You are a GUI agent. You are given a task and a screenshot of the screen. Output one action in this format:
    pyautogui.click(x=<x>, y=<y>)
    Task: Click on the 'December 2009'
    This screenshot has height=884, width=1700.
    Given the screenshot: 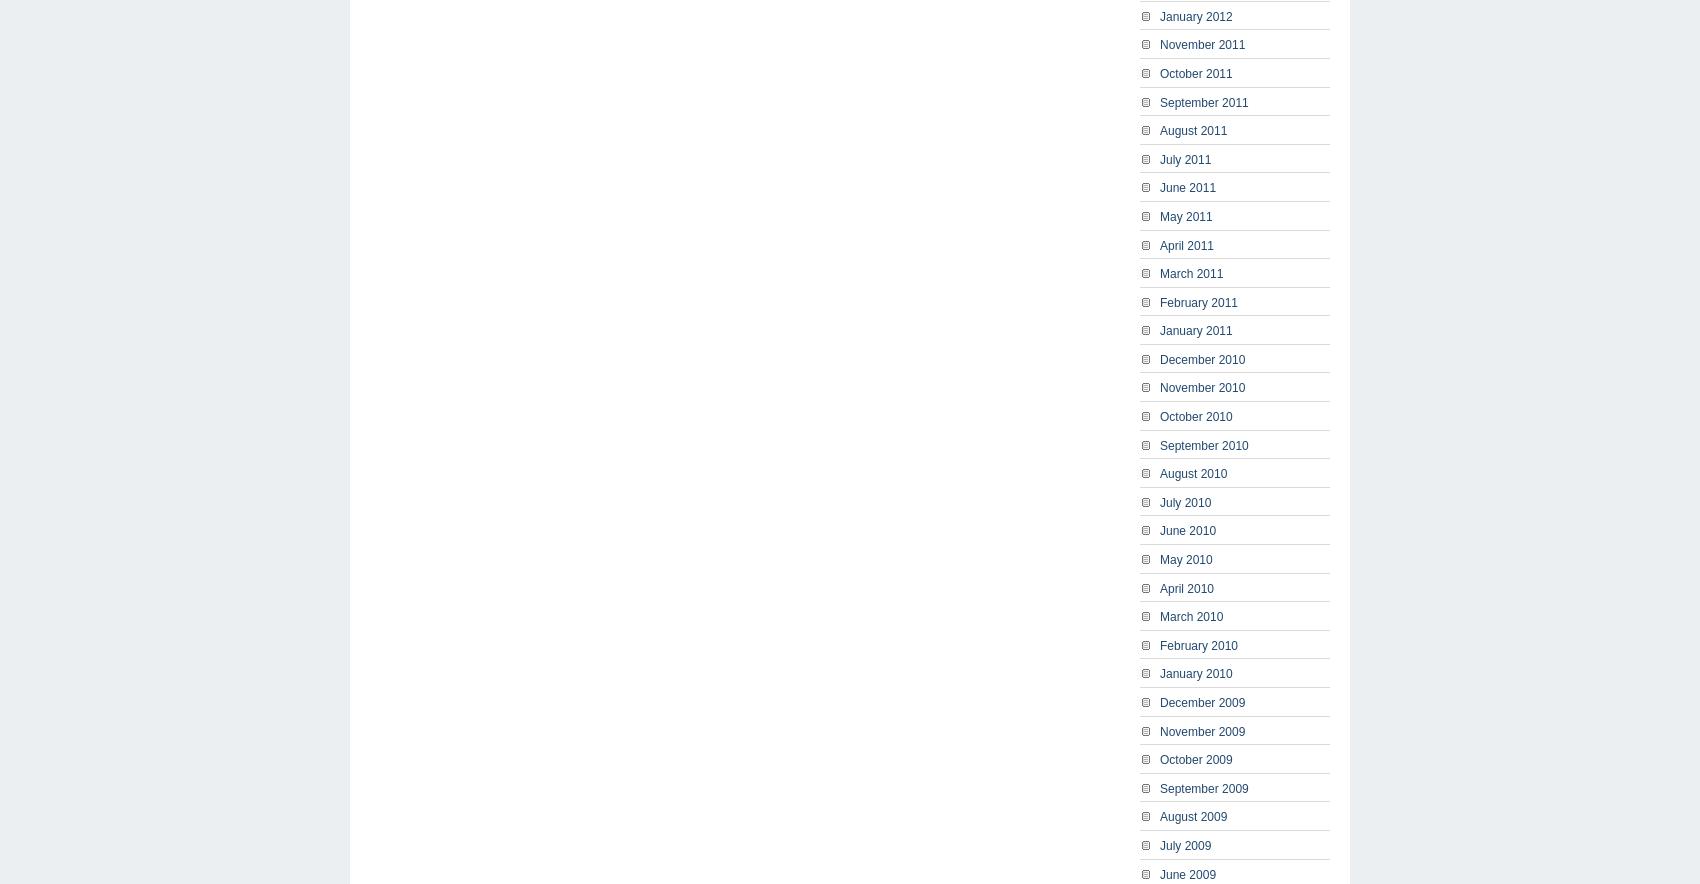 What is the action you would take?
    pyautogui.click(x=1201, y=701)
    